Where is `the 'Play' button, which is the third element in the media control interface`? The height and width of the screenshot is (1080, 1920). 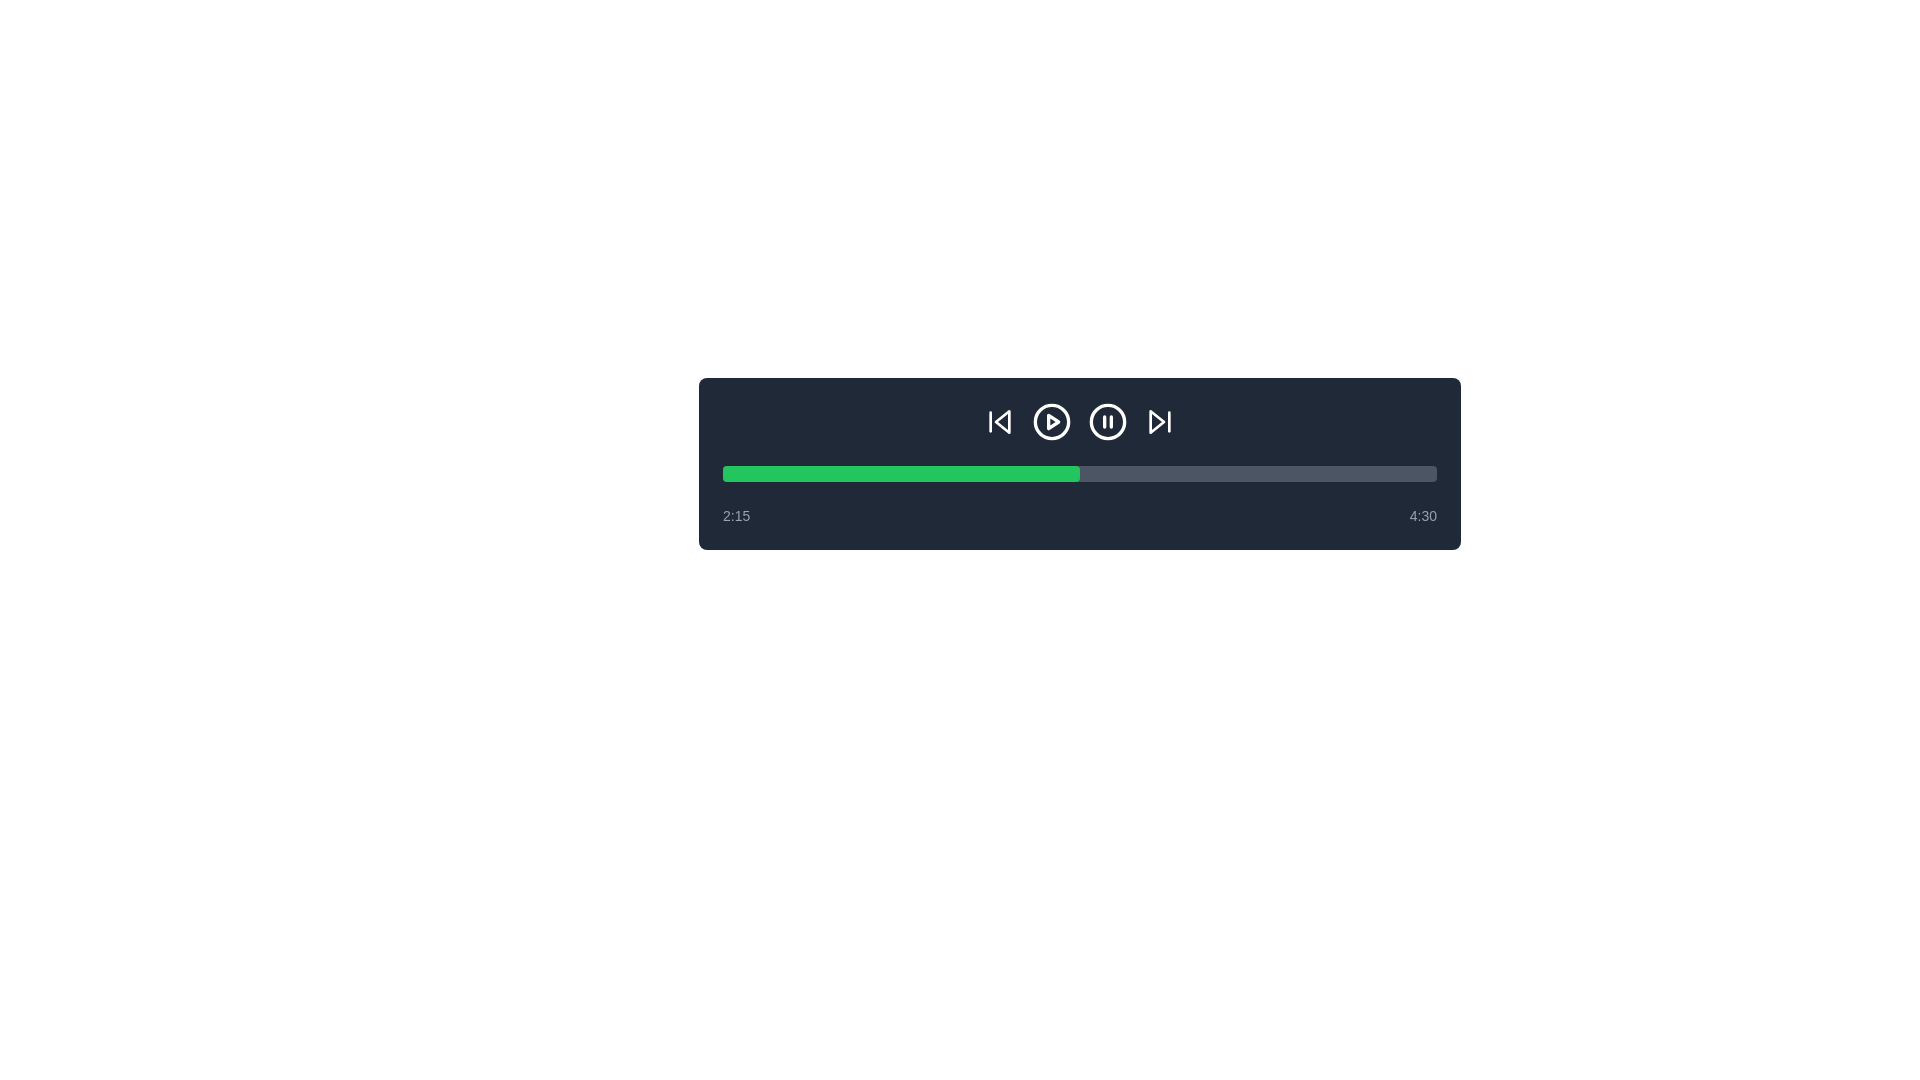
the 'Play' button, which is the third element in the media control interface is located at coordinates (1050, 420).